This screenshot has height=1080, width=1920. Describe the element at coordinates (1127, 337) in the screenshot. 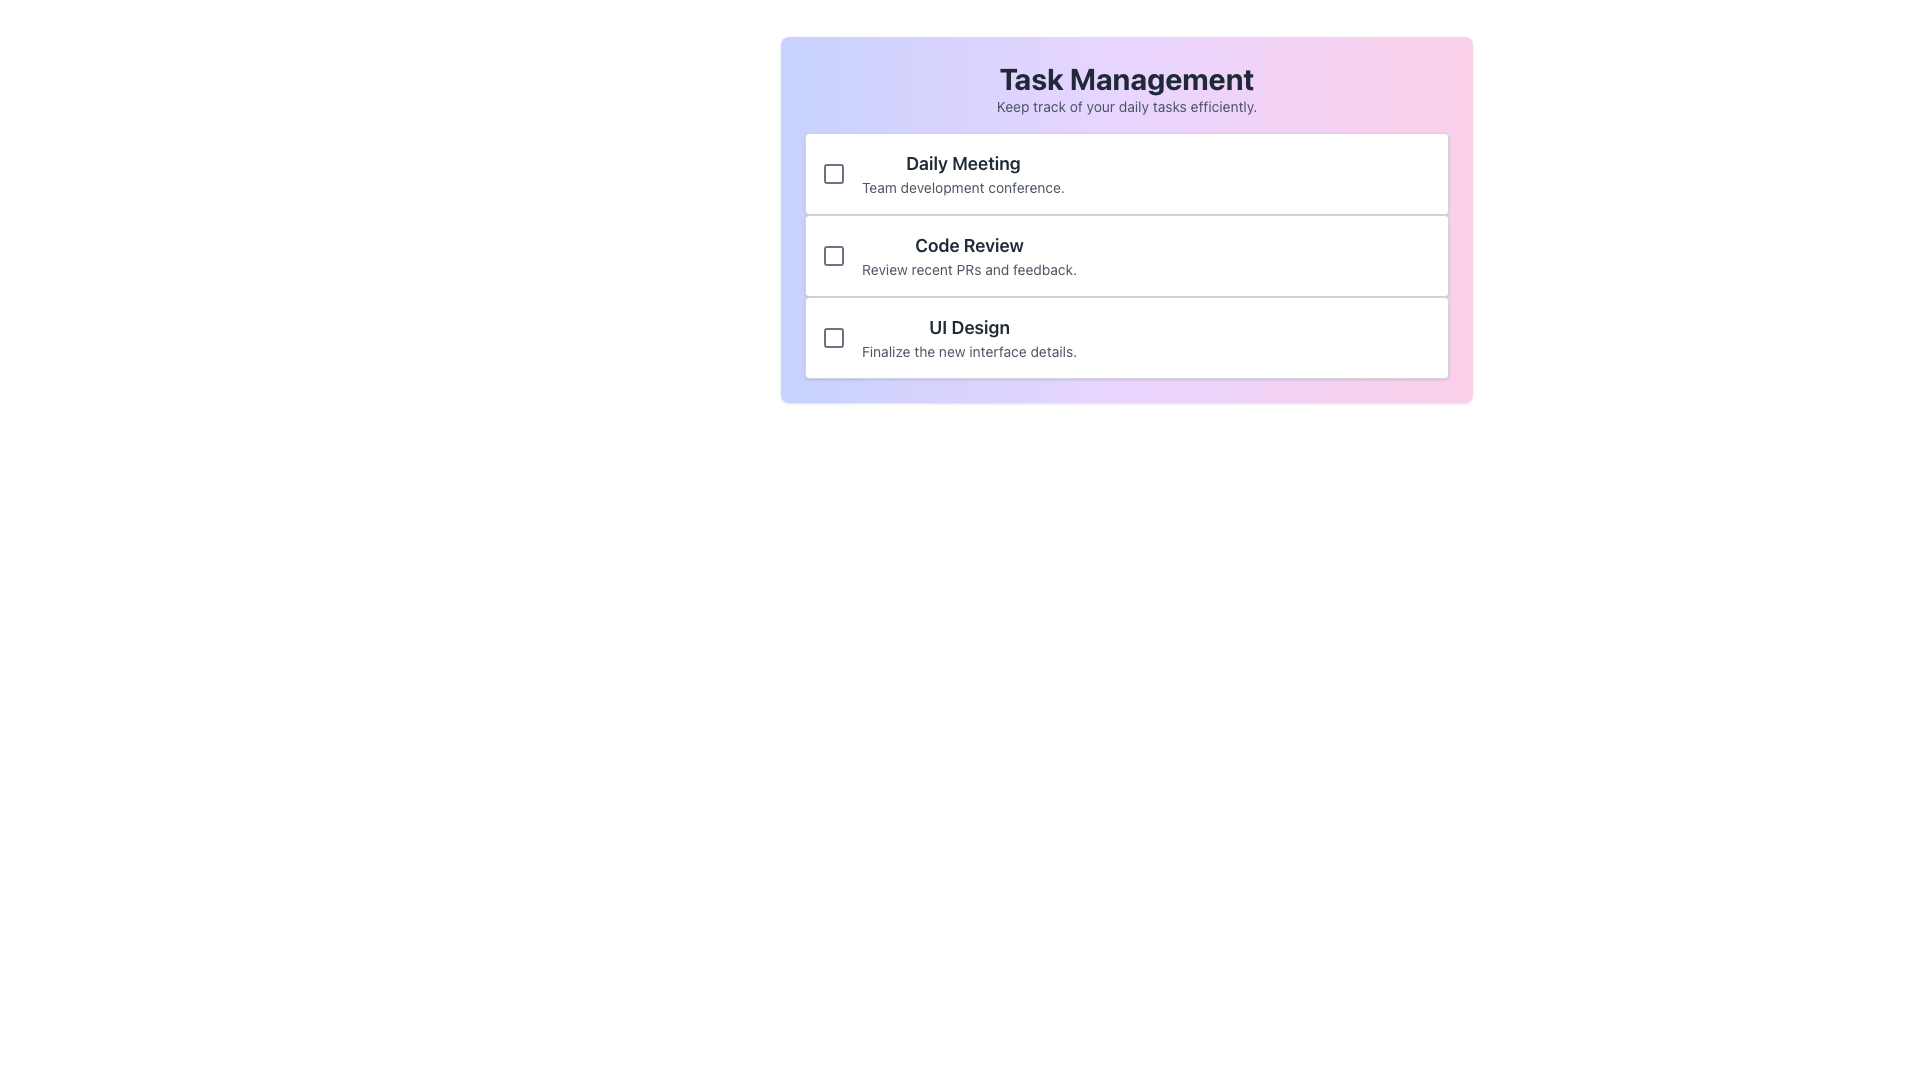

I see `the checkbox of the task list item labeled 'UI Design' to mark it as completed` at that location.